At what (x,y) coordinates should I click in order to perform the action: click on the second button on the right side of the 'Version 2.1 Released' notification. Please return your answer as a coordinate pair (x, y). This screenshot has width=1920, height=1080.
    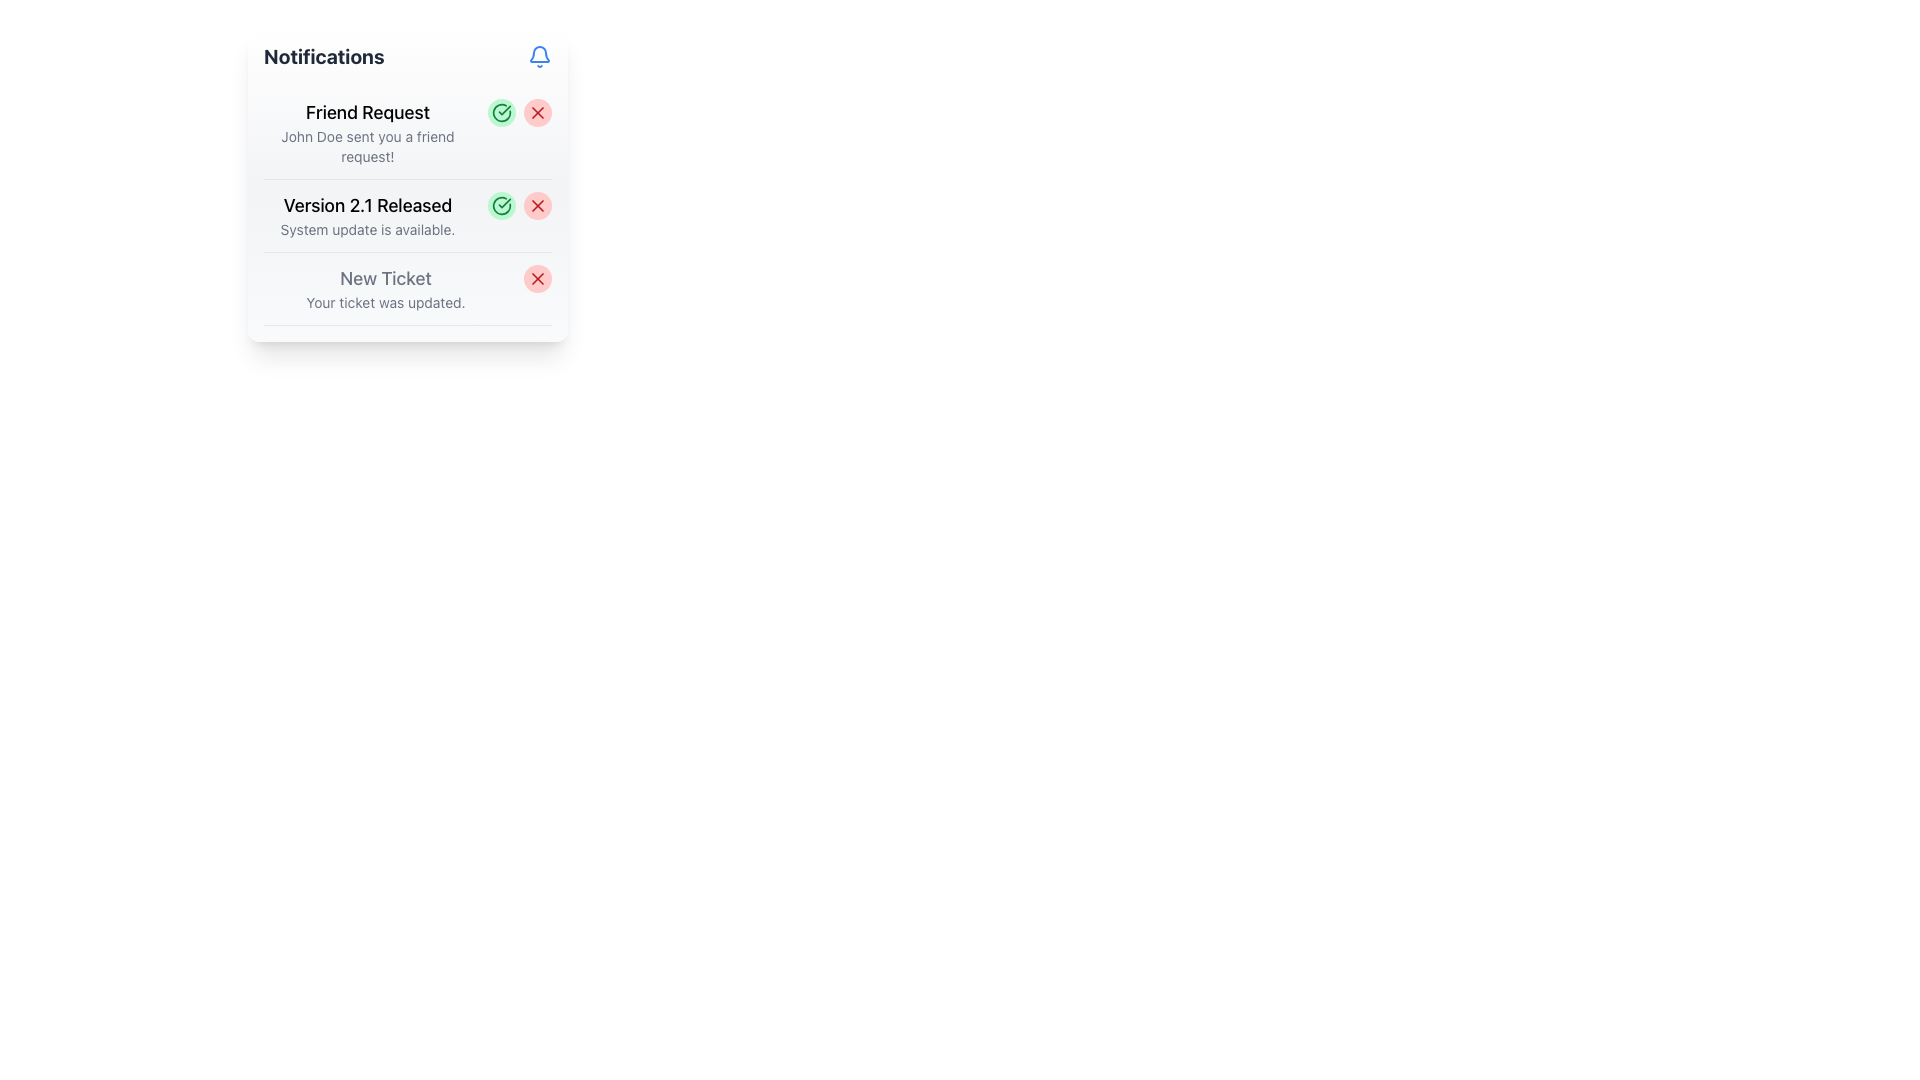
    Looking at the image, I should click on (537, 205).